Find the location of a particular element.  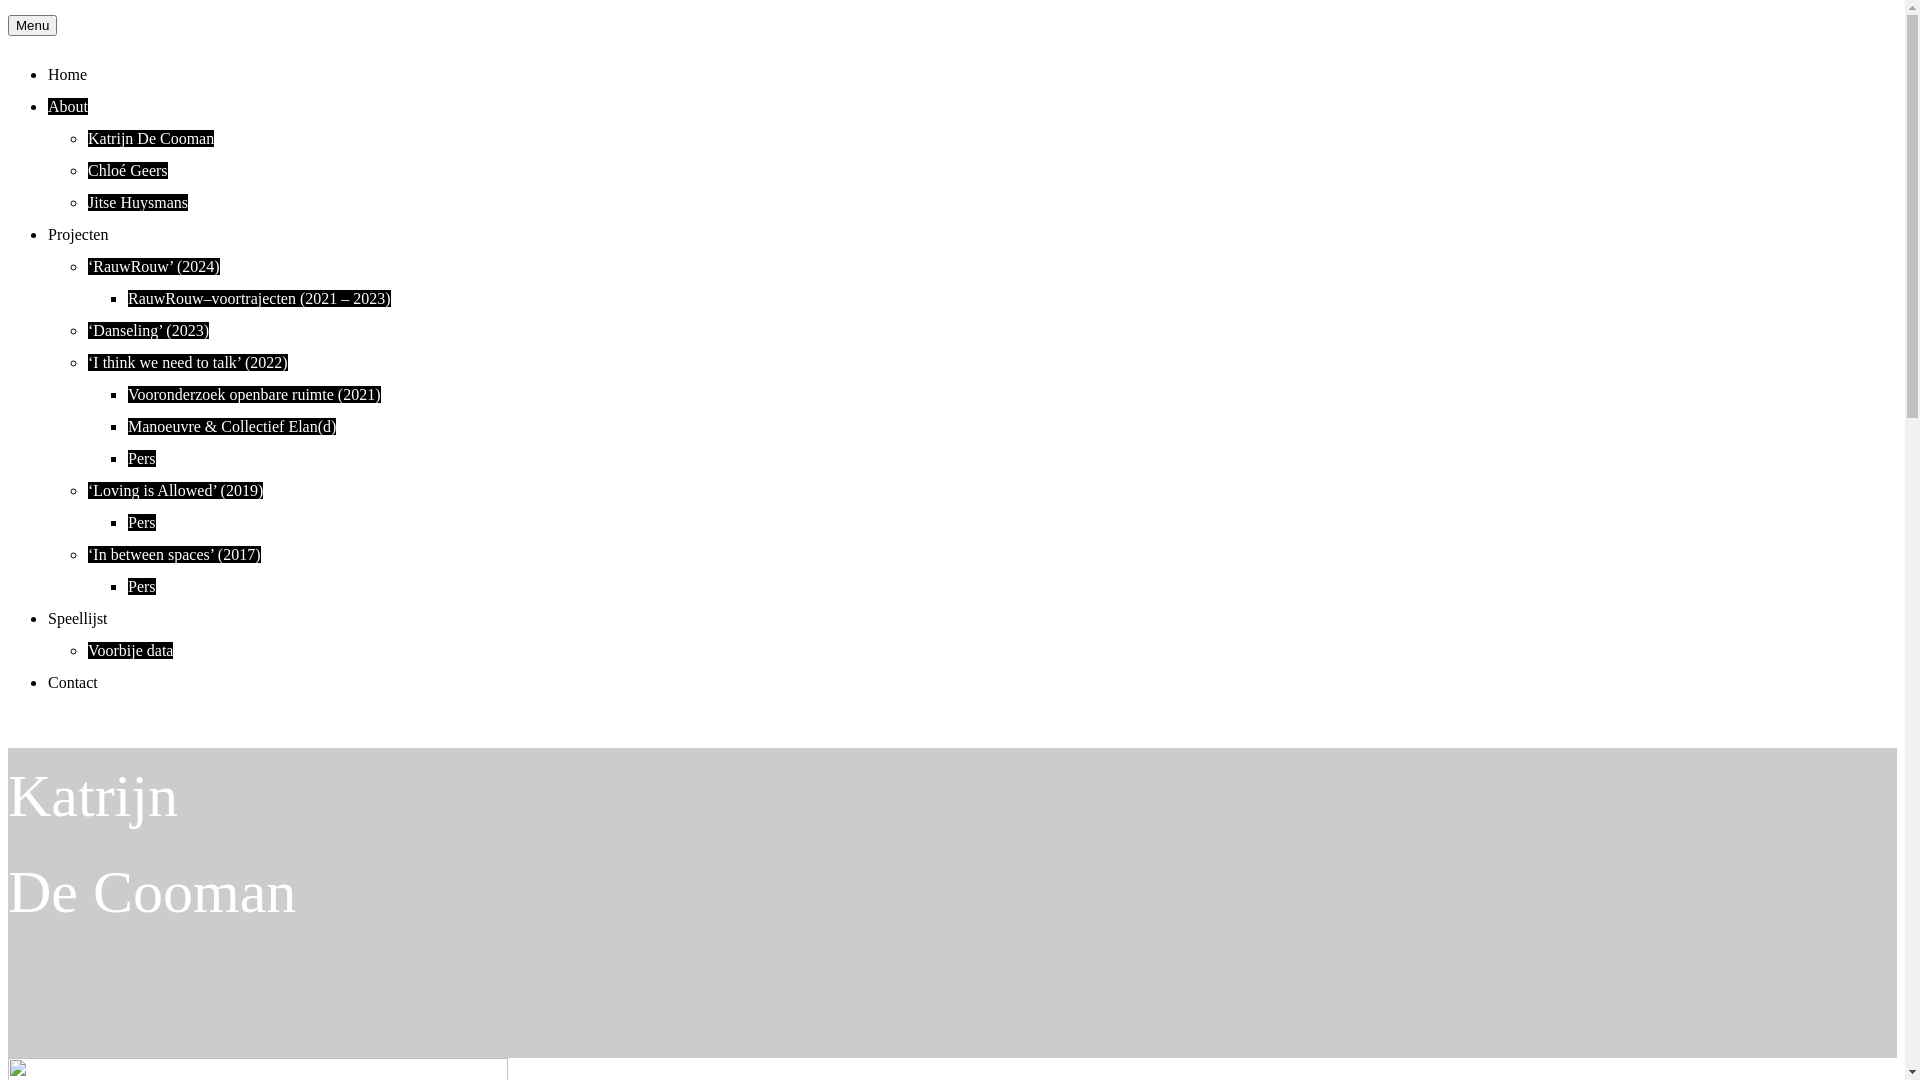

'Home' is located at coordinates (48, 73).